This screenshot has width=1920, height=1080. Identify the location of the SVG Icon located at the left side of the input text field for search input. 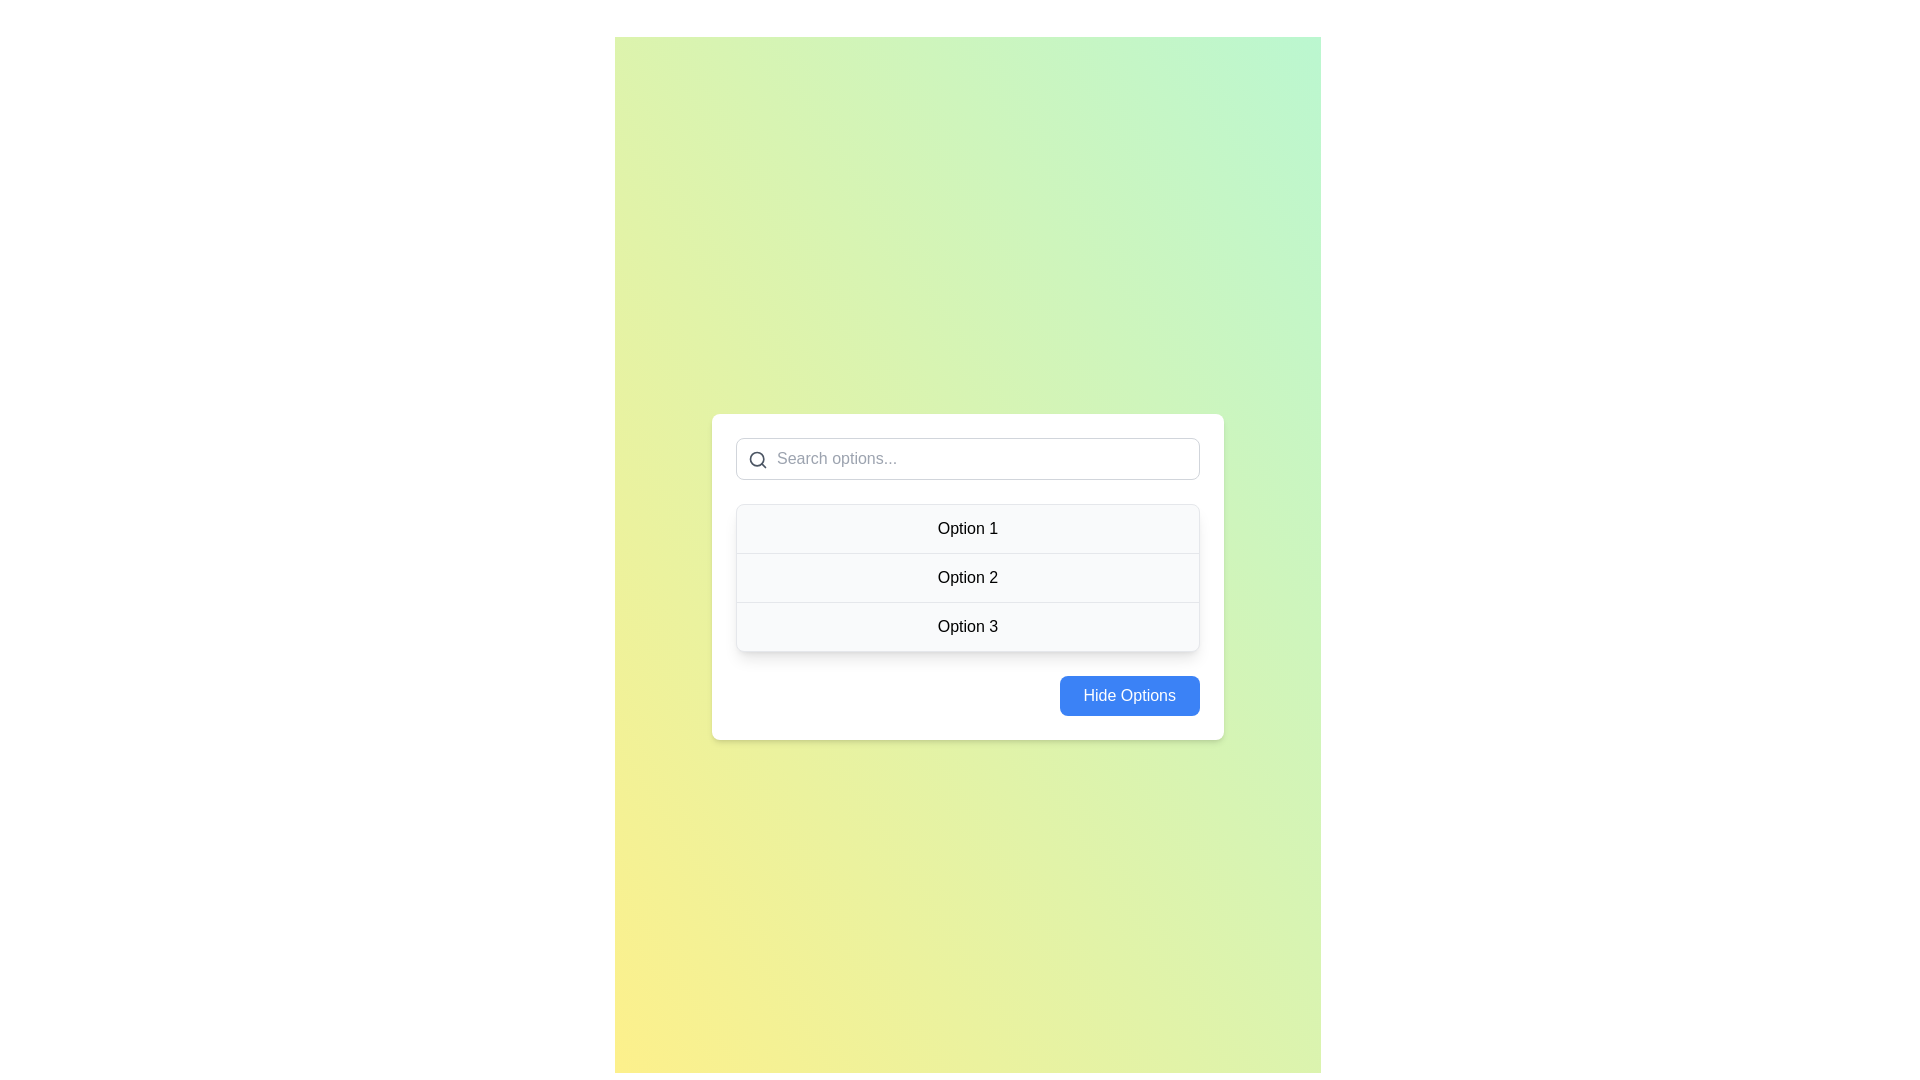
(757, 459).